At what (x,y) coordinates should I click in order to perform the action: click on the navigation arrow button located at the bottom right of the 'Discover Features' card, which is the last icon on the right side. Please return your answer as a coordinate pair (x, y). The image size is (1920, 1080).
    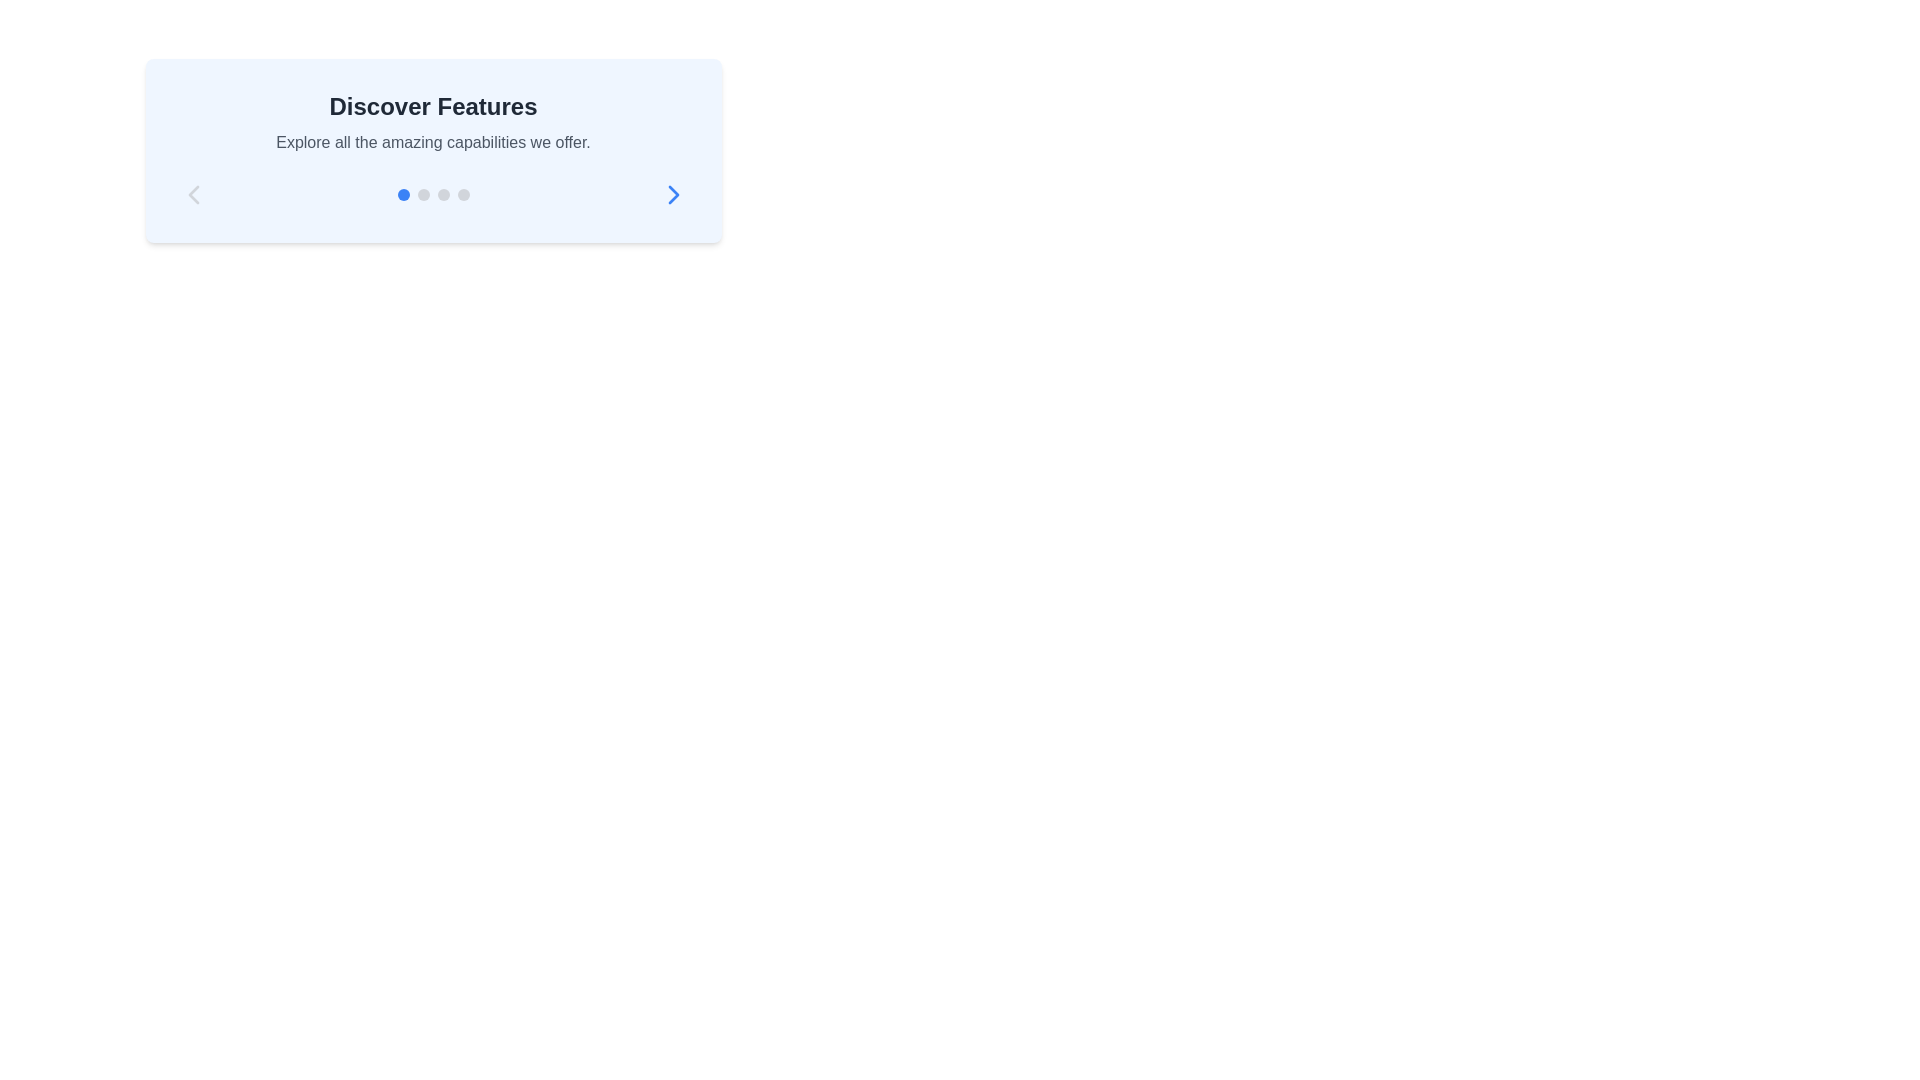
    Looking at the image, I should click on (673, 195).